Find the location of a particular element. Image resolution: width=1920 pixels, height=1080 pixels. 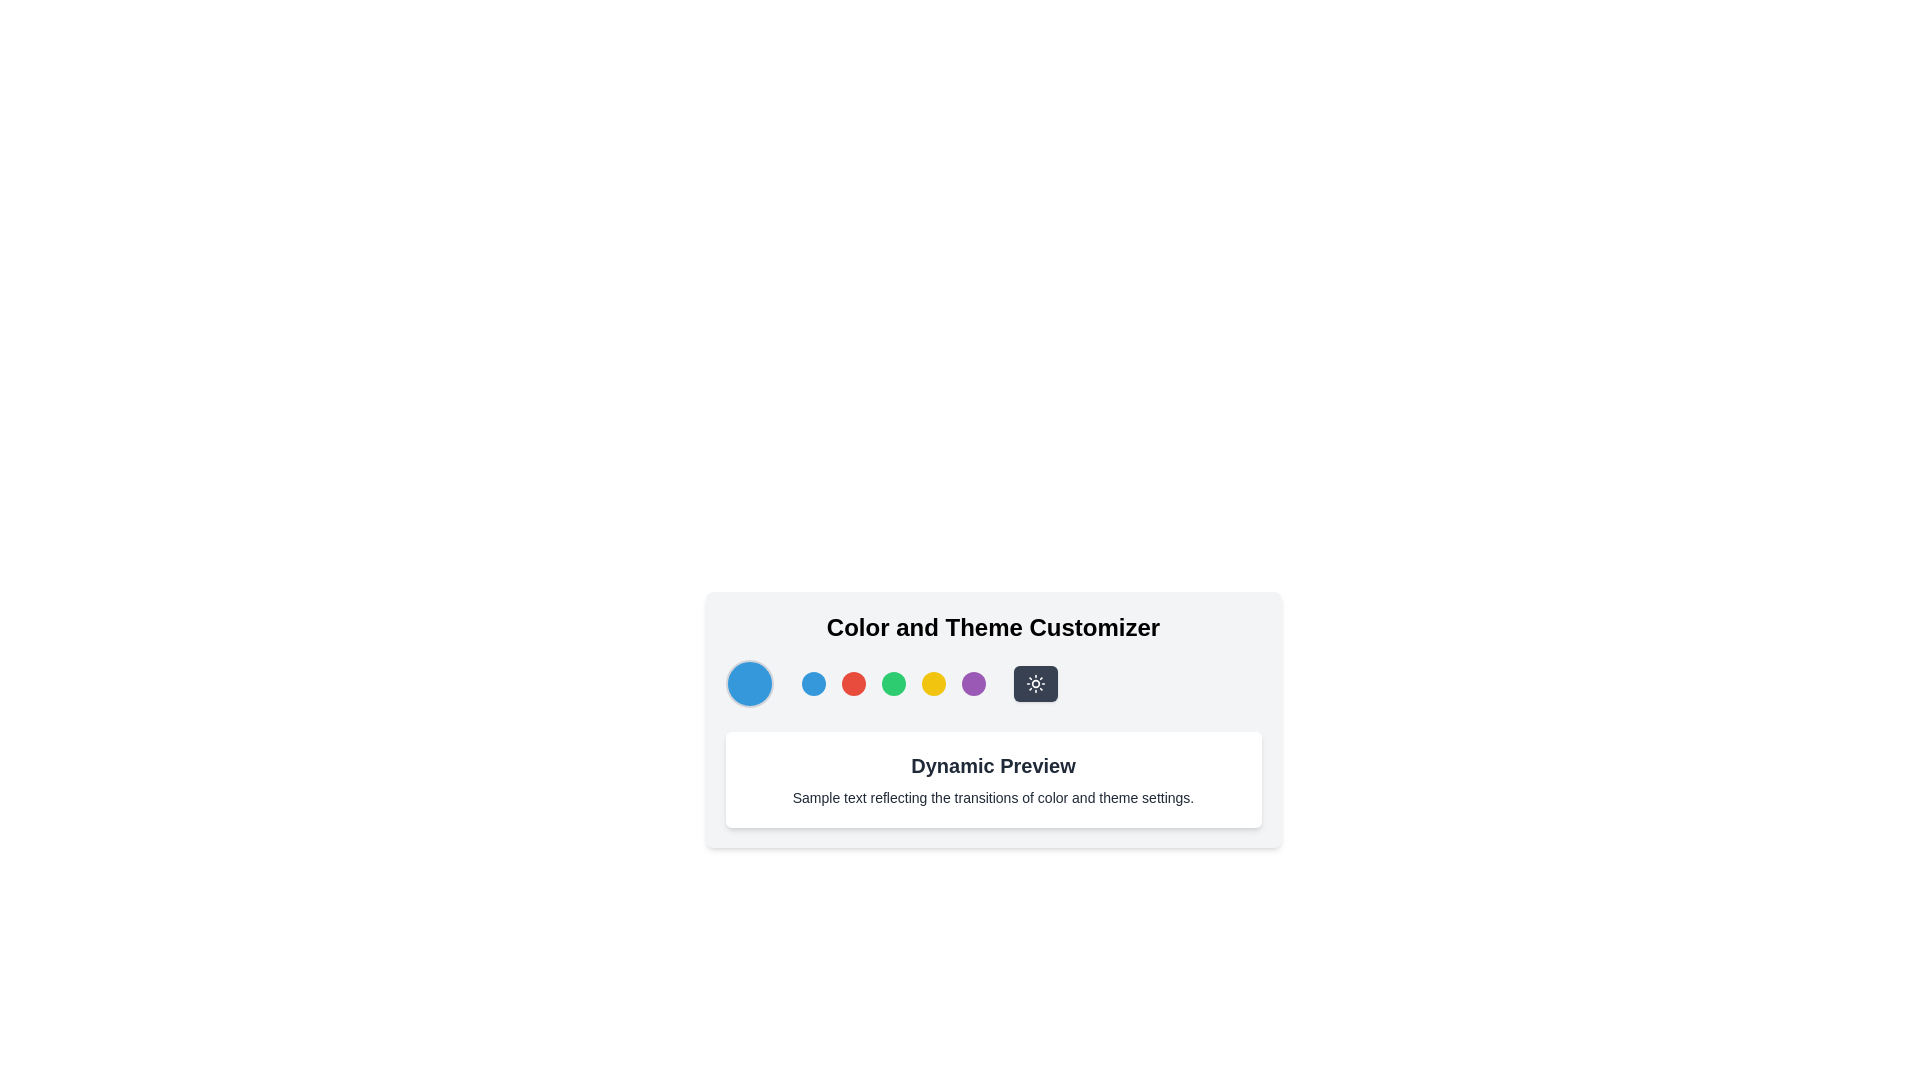

the fourth circular button with a bright yellow background in the toolbar is located at coordinates (932, 682).